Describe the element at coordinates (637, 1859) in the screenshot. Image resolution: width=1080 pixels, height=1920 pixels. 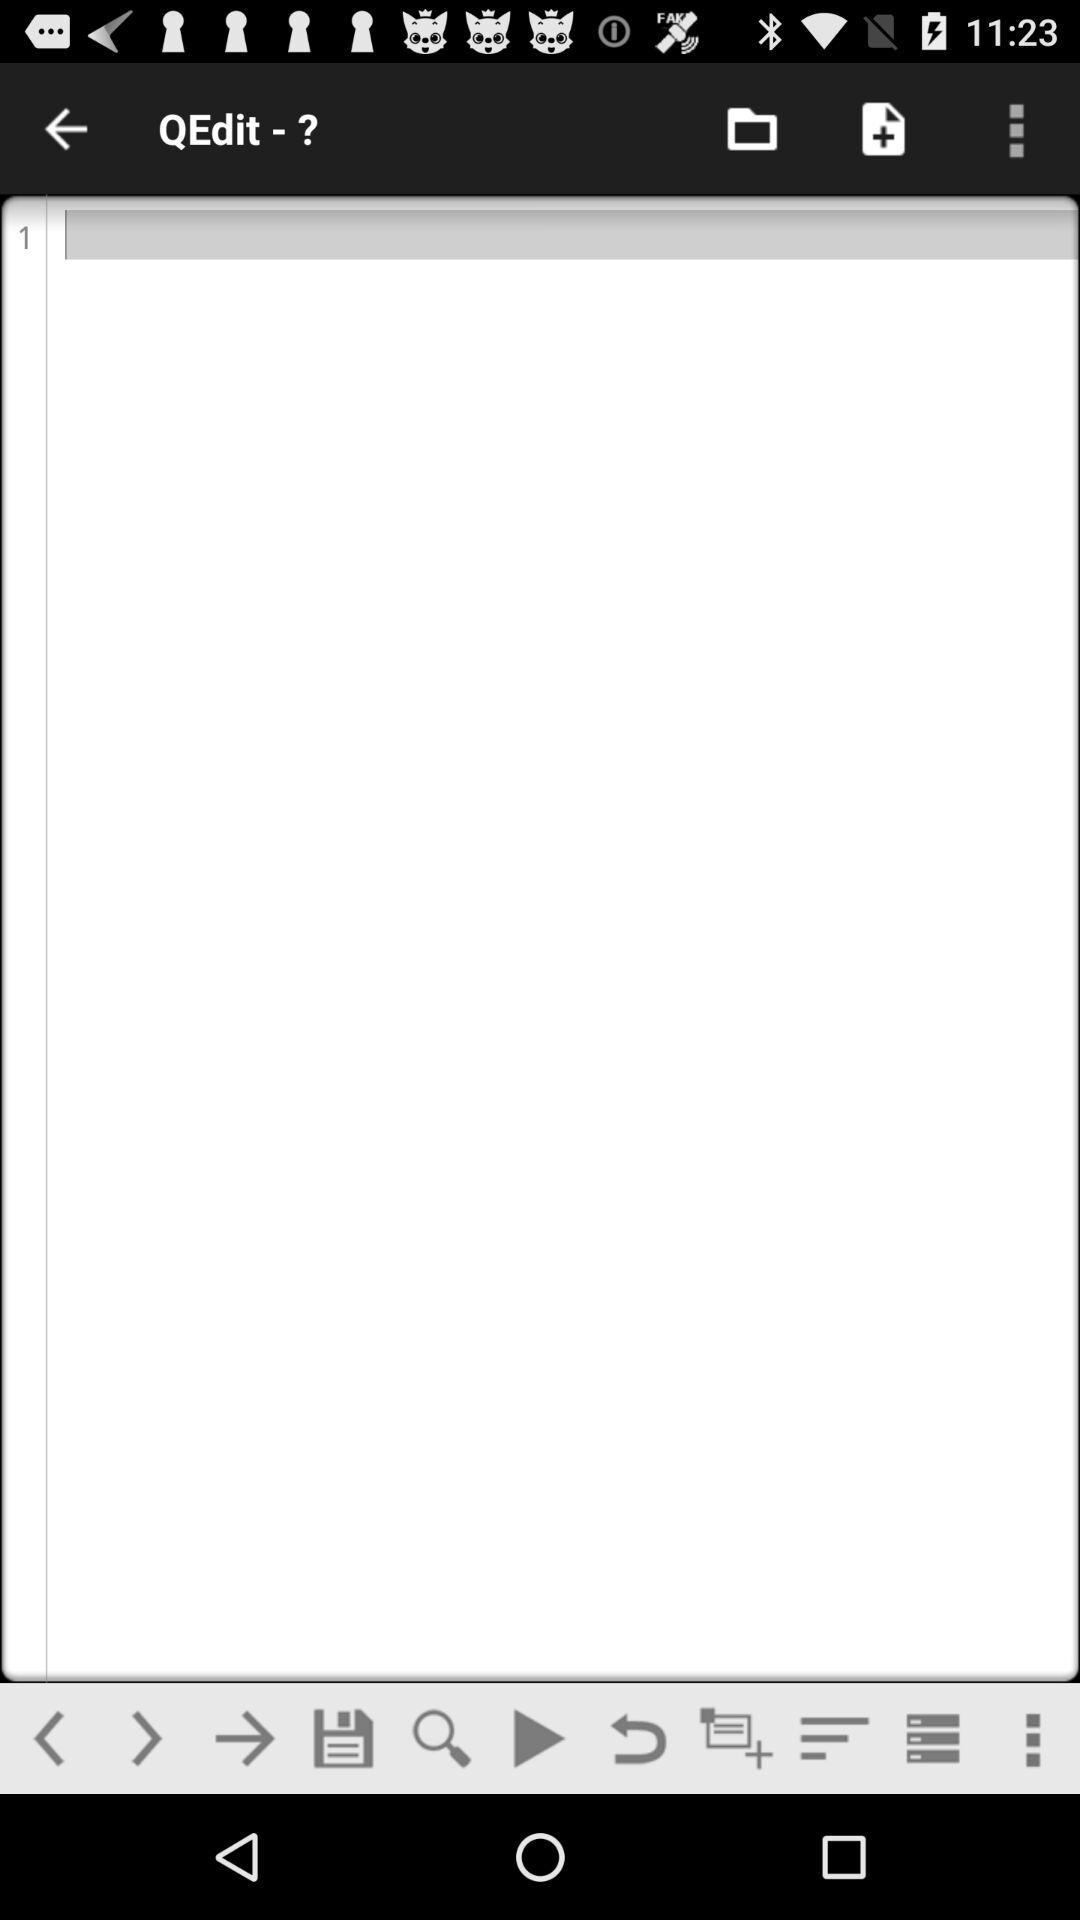
I see `the undo icon` at that location.